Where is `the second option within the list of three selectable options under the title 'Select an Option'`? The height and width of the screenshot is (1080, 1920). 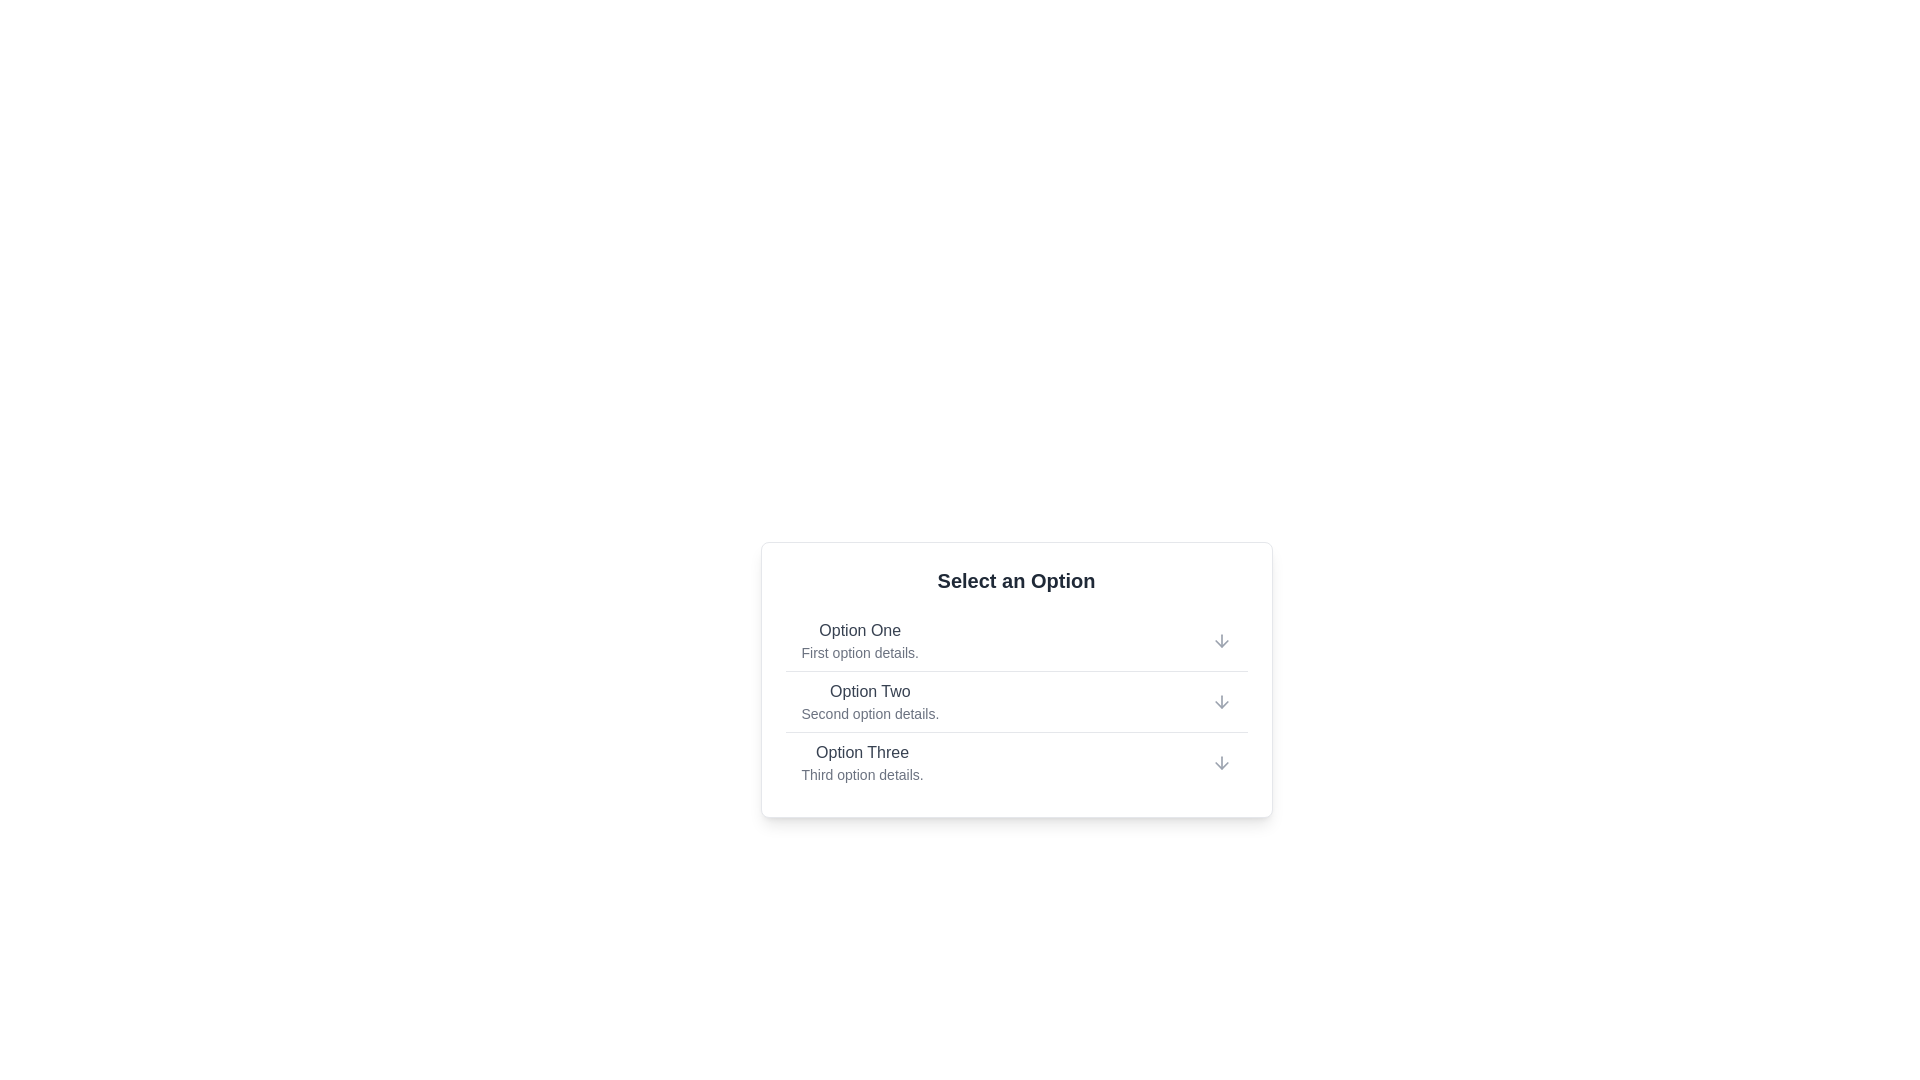
the second option within the list of three selectable options under the title 'Select an Option' is located at coordinates (1016, 701).